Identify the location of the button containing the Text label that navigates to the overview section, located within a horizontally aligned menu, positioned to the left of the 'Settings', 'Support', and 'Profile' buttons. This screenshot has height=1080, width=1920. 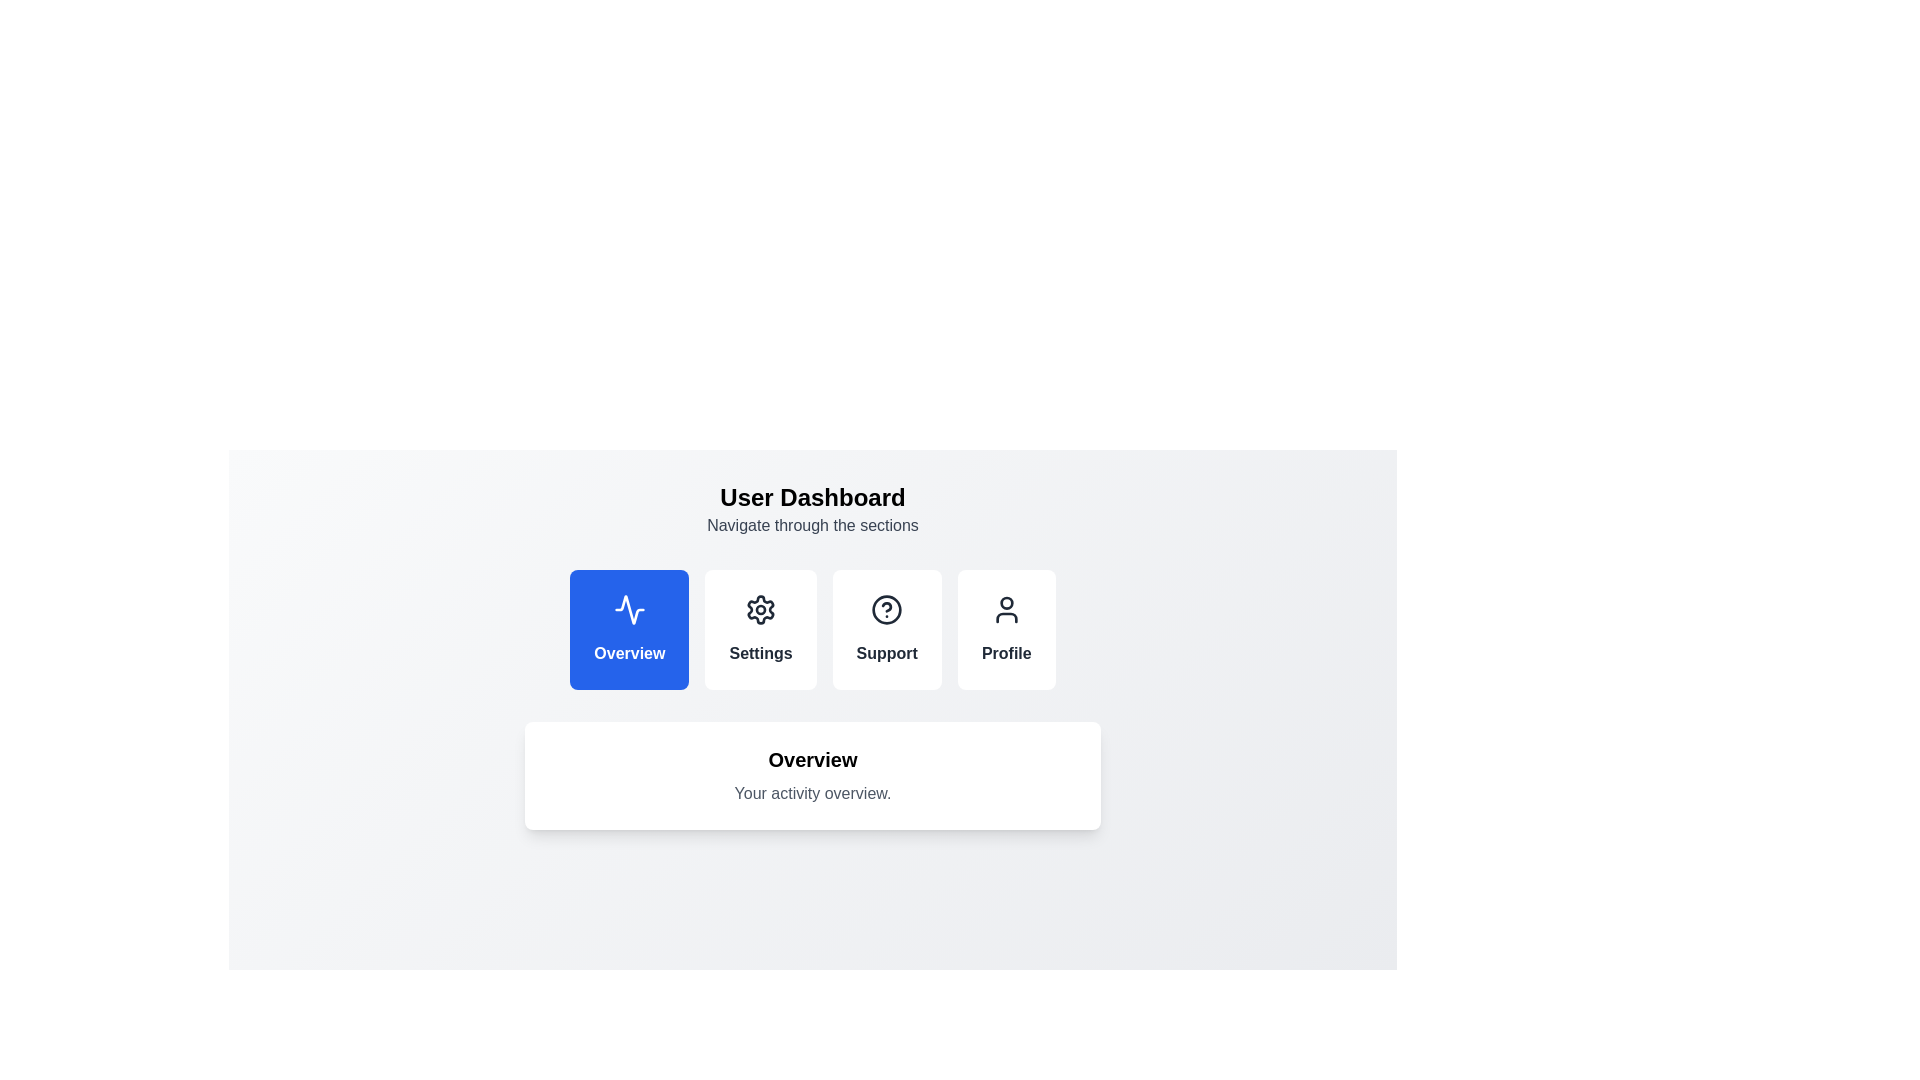
(628, 654).